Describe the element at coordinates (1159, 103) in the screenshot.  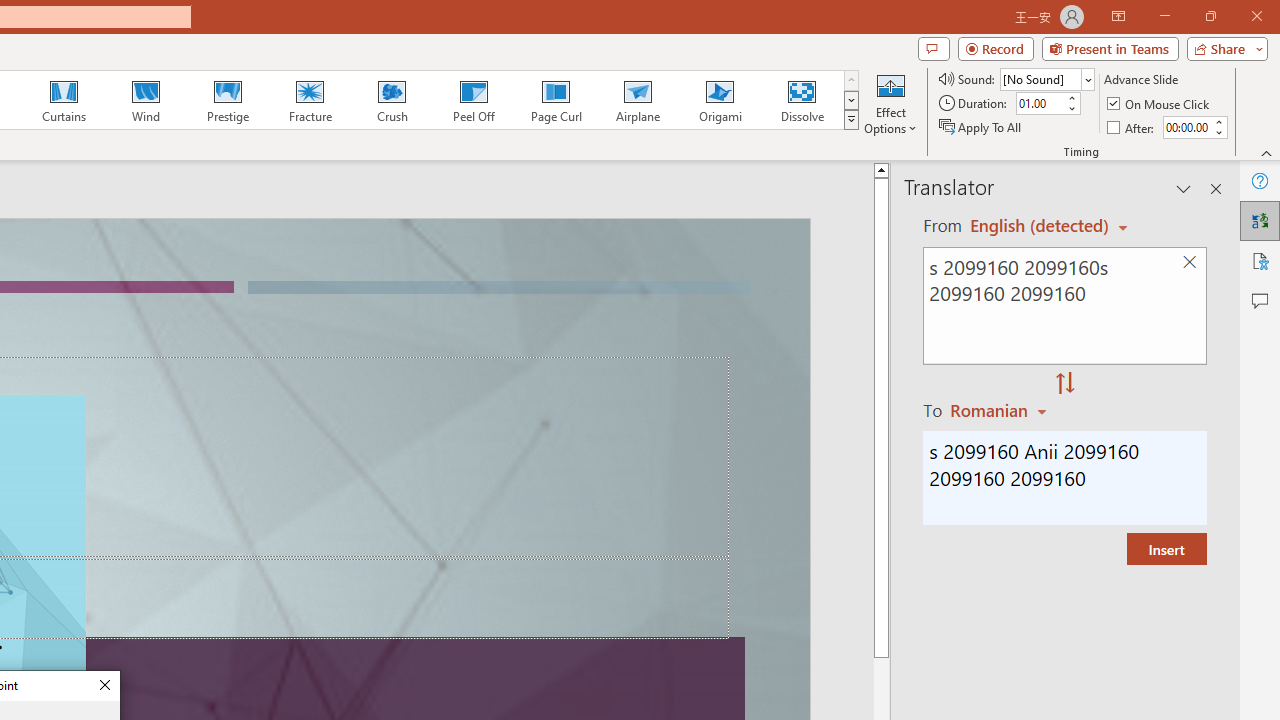
I see `'On Mouse Click'` at that location.